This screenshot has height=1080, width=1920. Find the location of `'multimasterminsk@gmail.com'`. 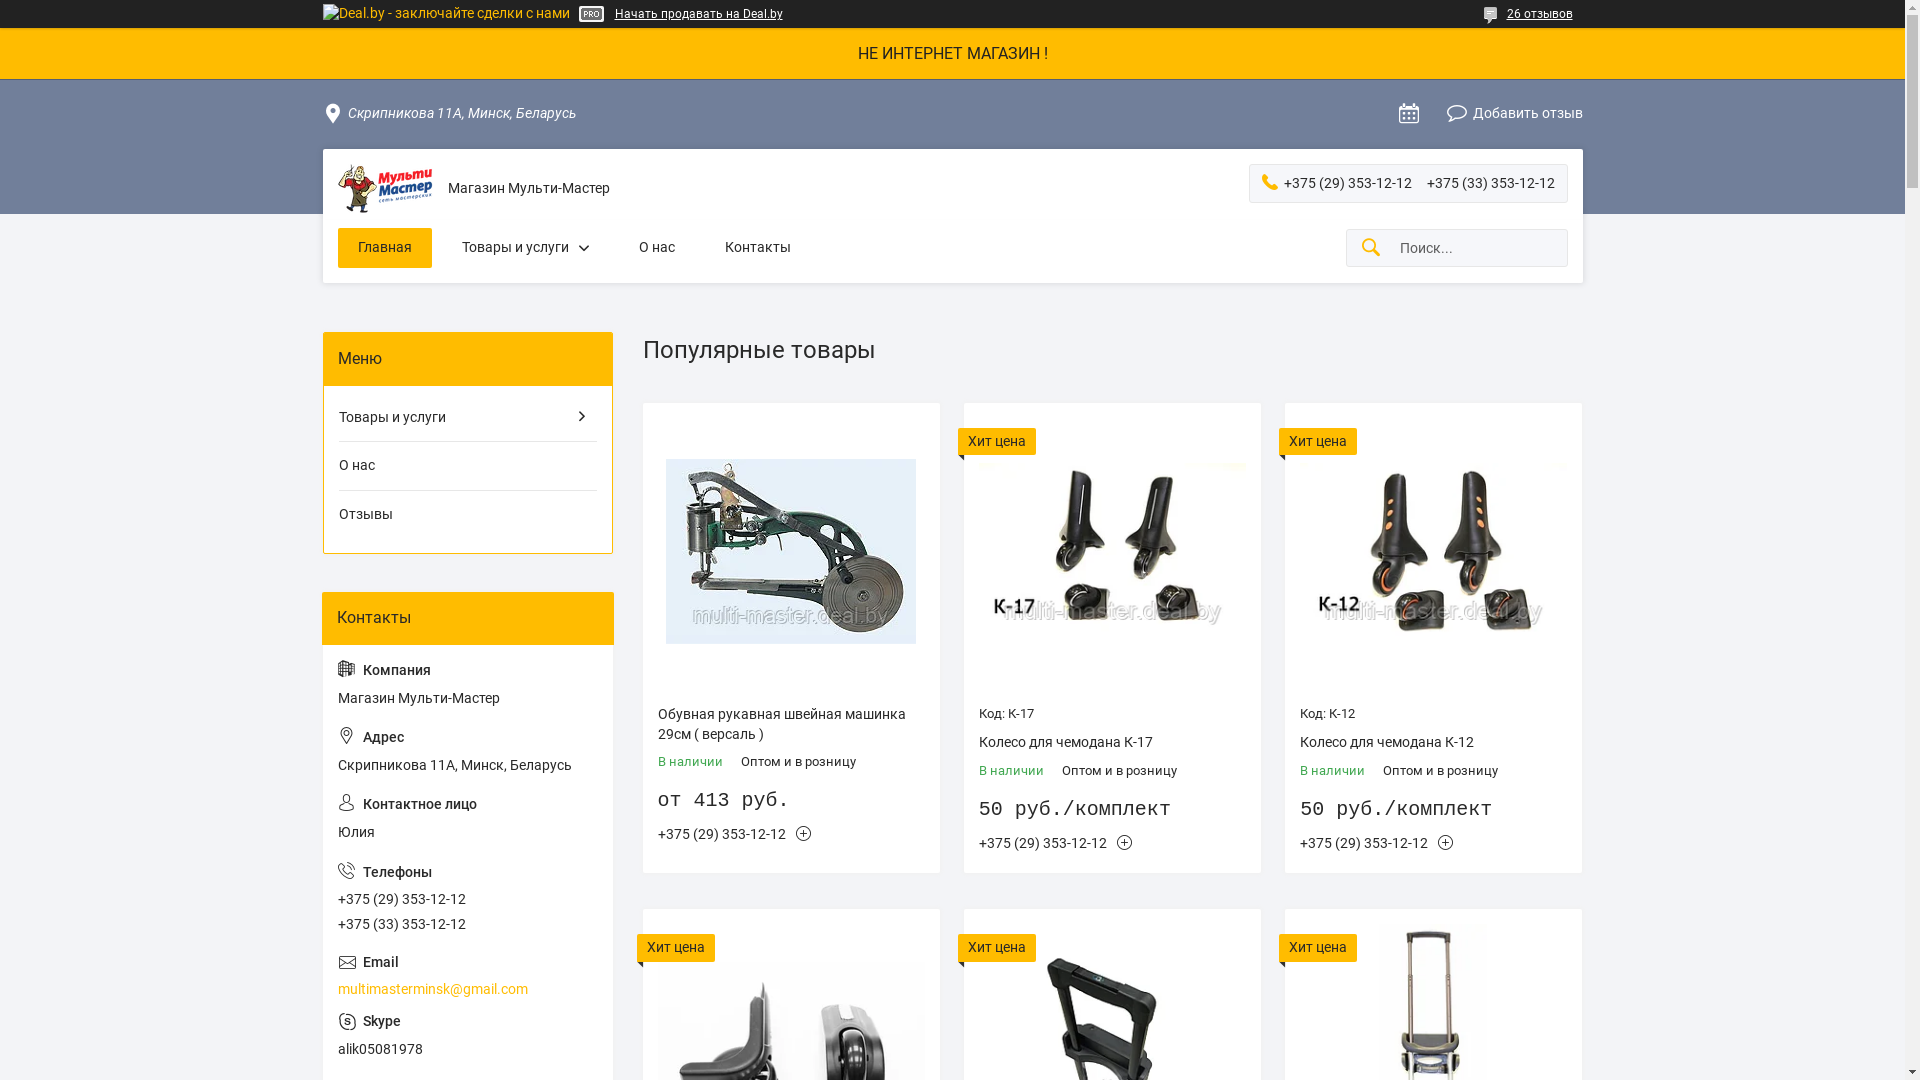

'multimasterminsk@gmail.com' is located at coordinates (467, 975).